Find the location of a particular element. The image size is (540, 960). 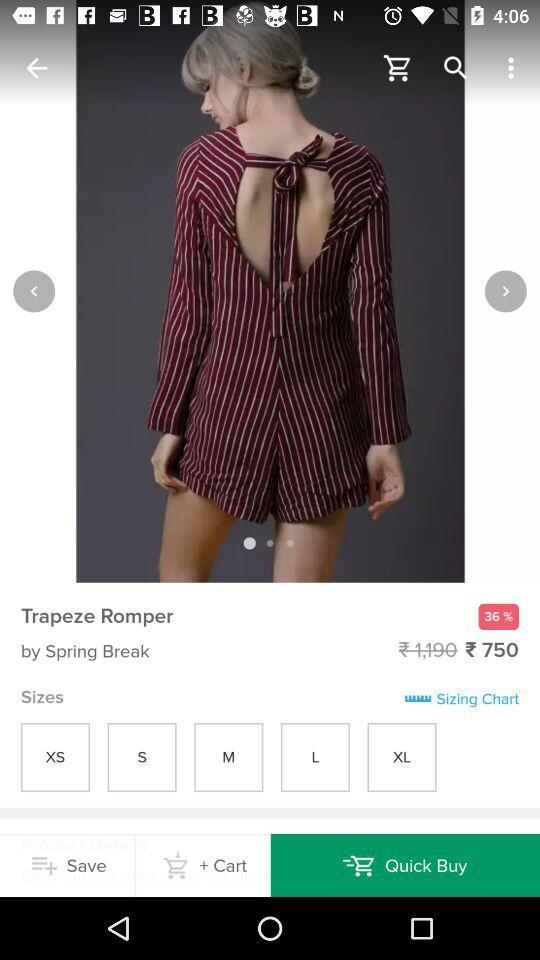

the right of search icon is located at coordinates (514, 68).